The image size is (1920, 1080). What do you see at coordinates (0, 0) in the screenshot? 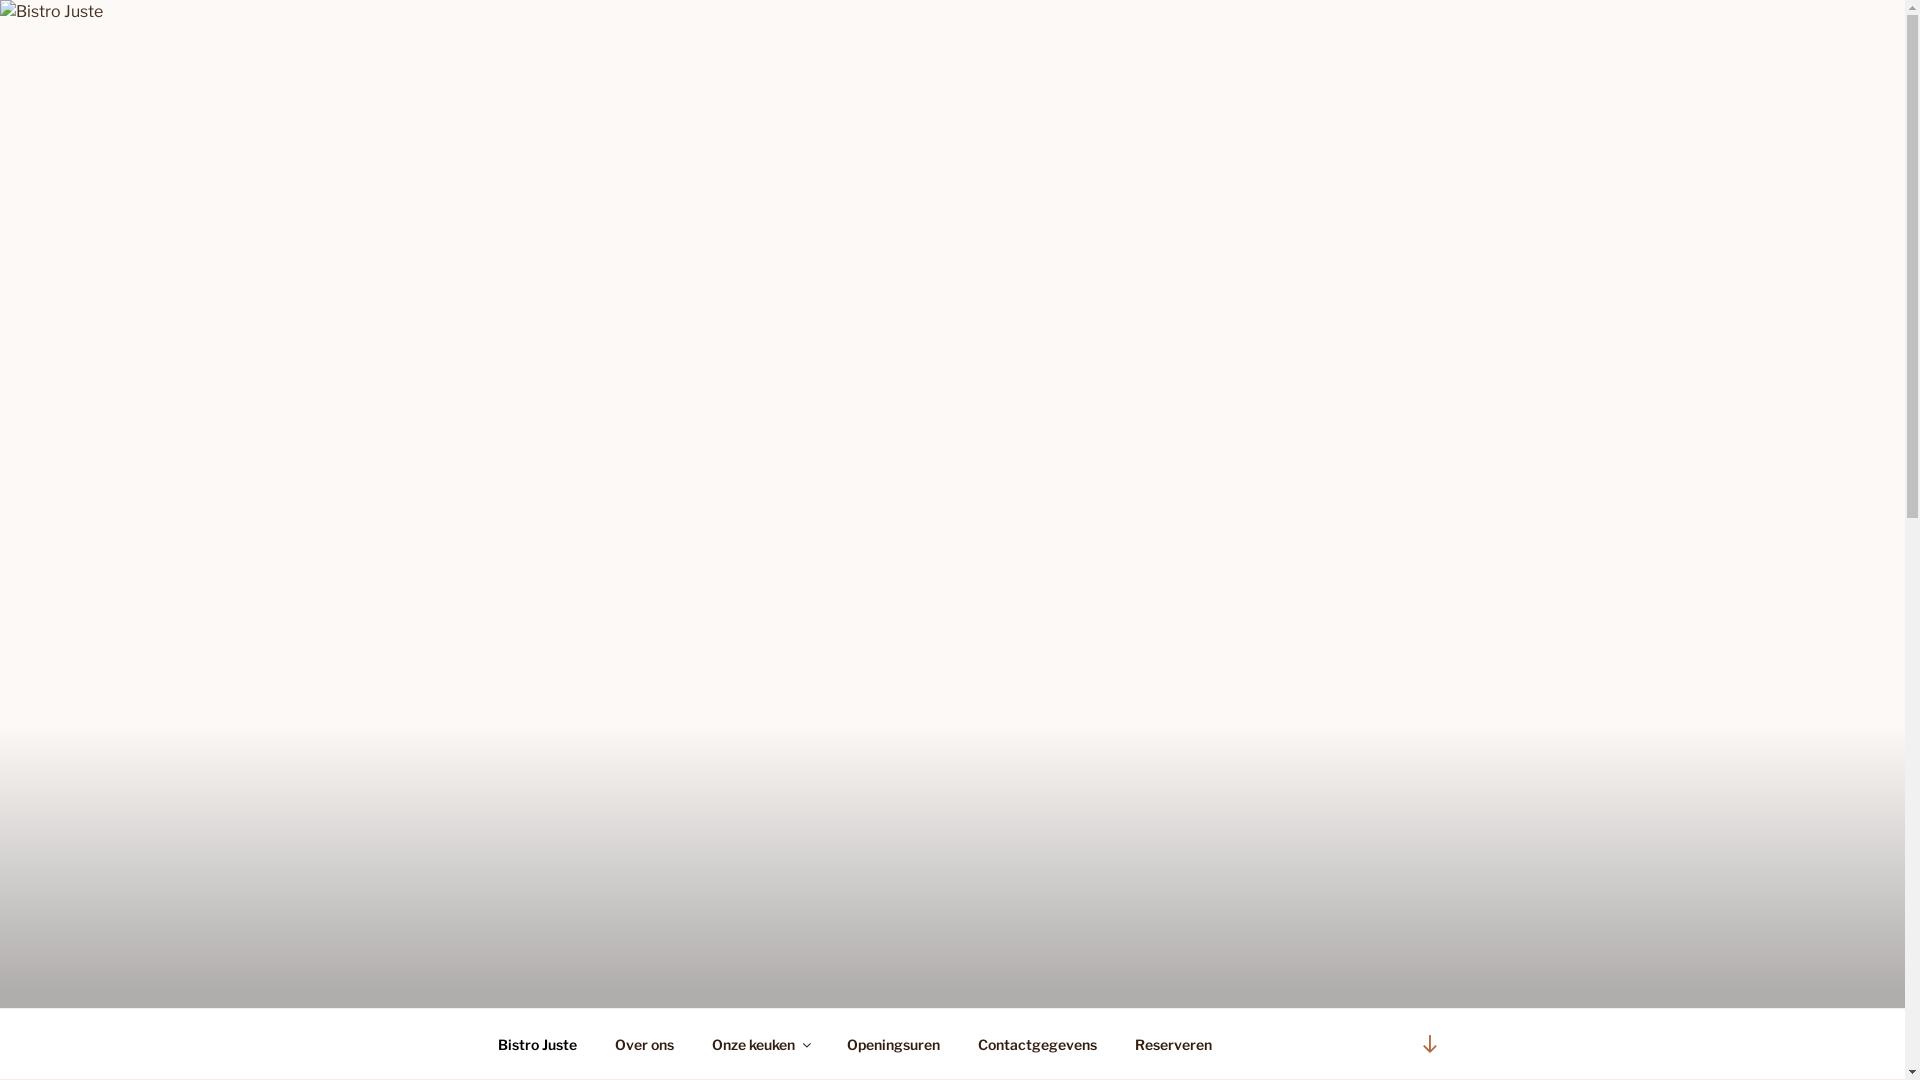
I see `'Naar de inhoud springen'` at bounding box center [0, 0].